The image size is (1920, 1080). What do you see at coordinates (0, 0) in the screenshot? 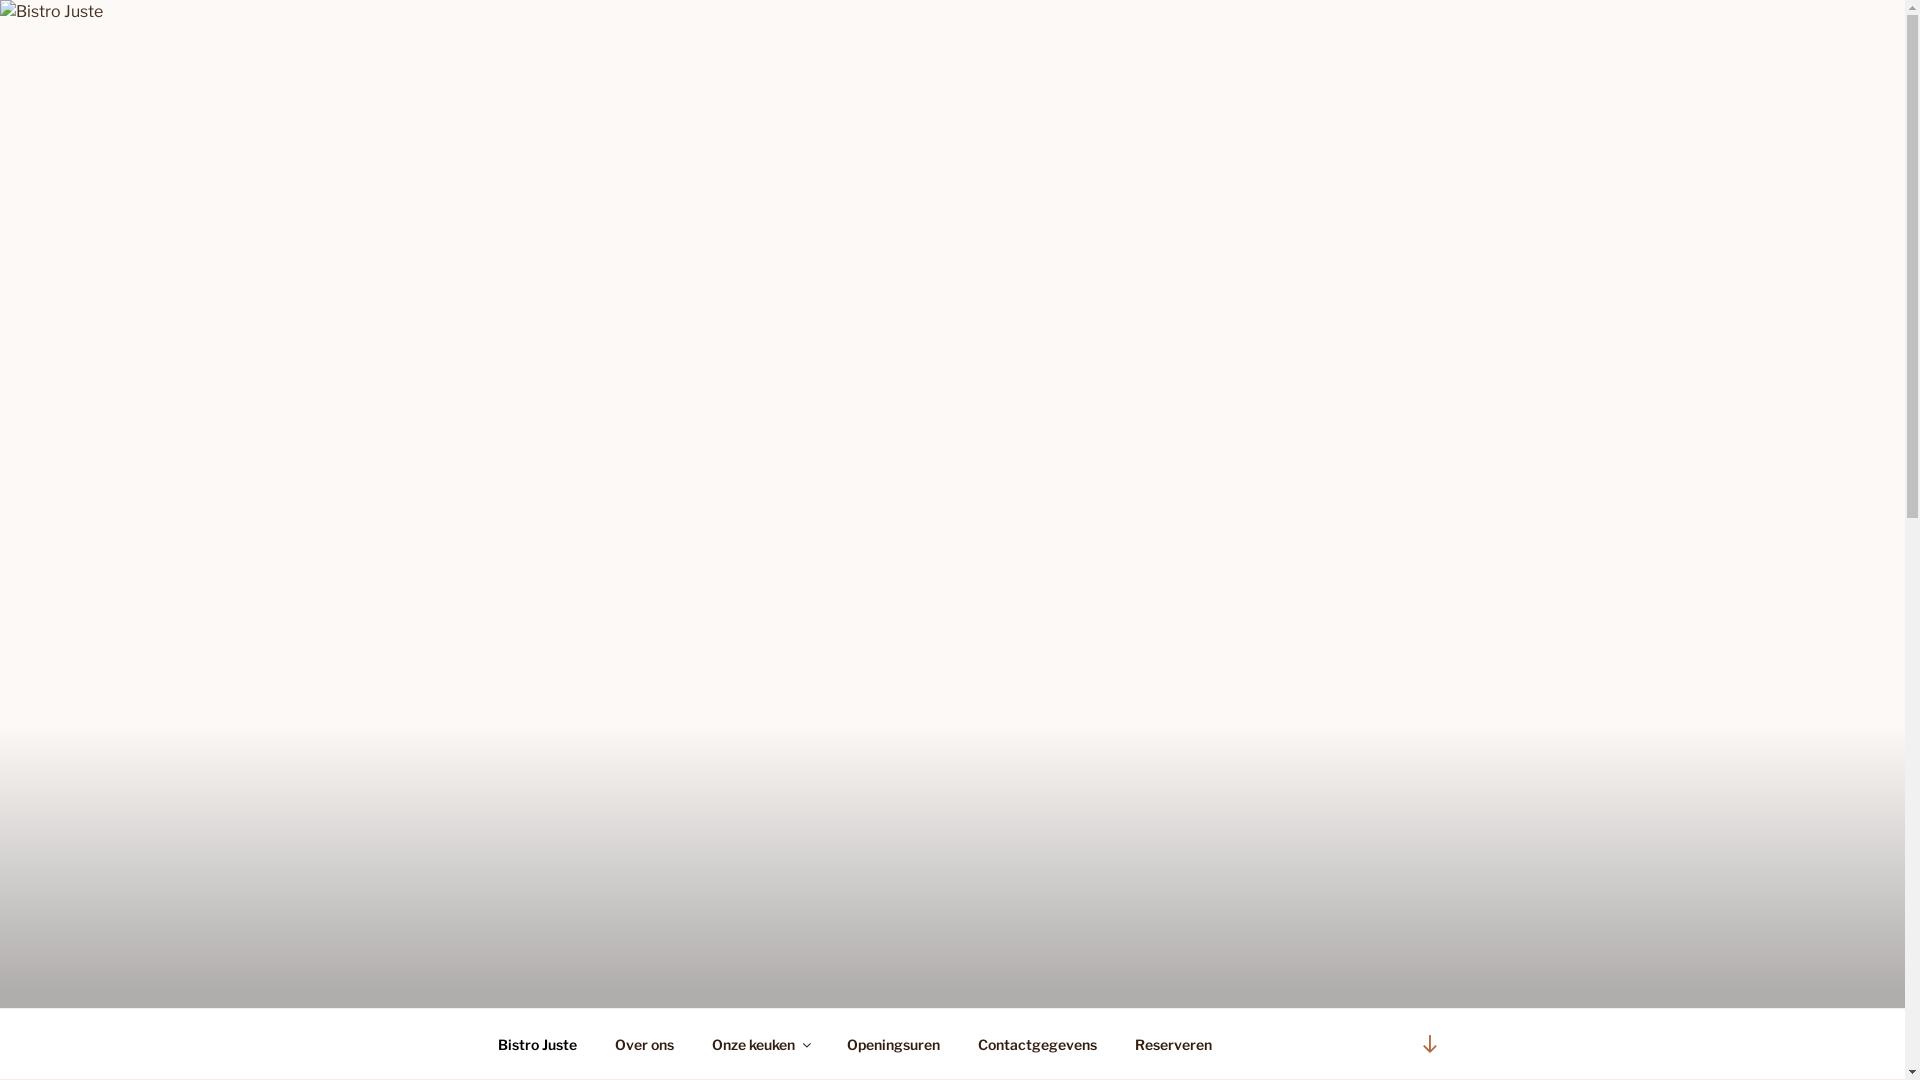
I see `'Naar de inhoud springen'` at bounding box center [0, 0].